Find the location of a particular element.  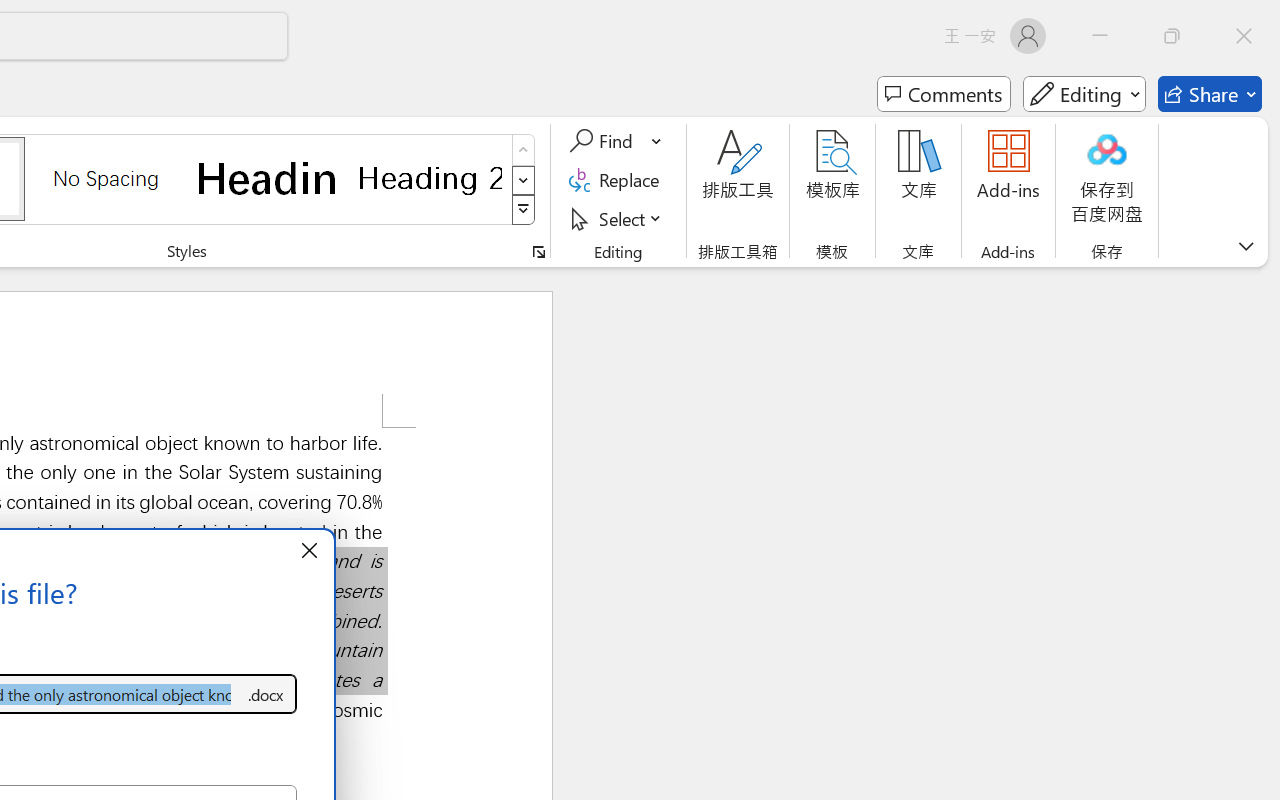

'Styles...' is located at coordinates (538, 251).